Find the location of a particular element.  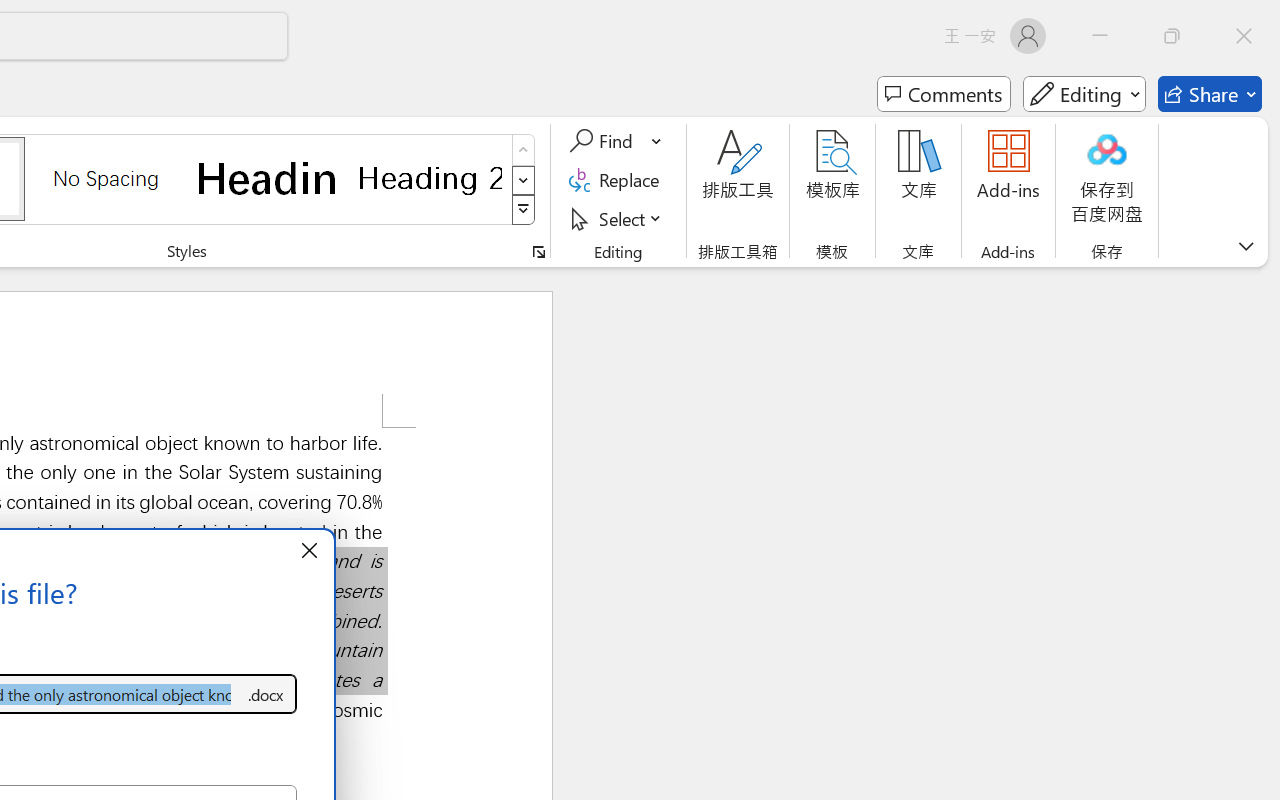

'Styles...' is located at coordinates (538, 251).